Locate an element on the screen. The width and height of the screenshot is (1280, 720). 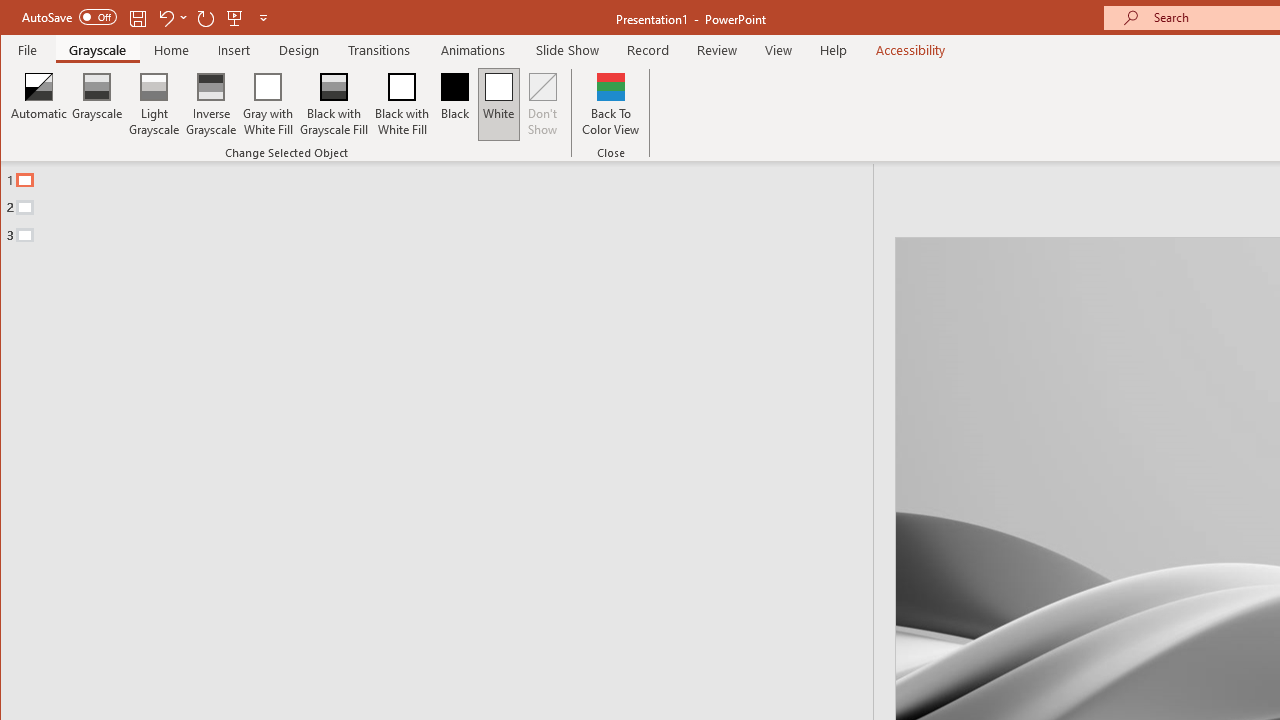
'Gray with White Fill' is located at coordinates (267, 104).